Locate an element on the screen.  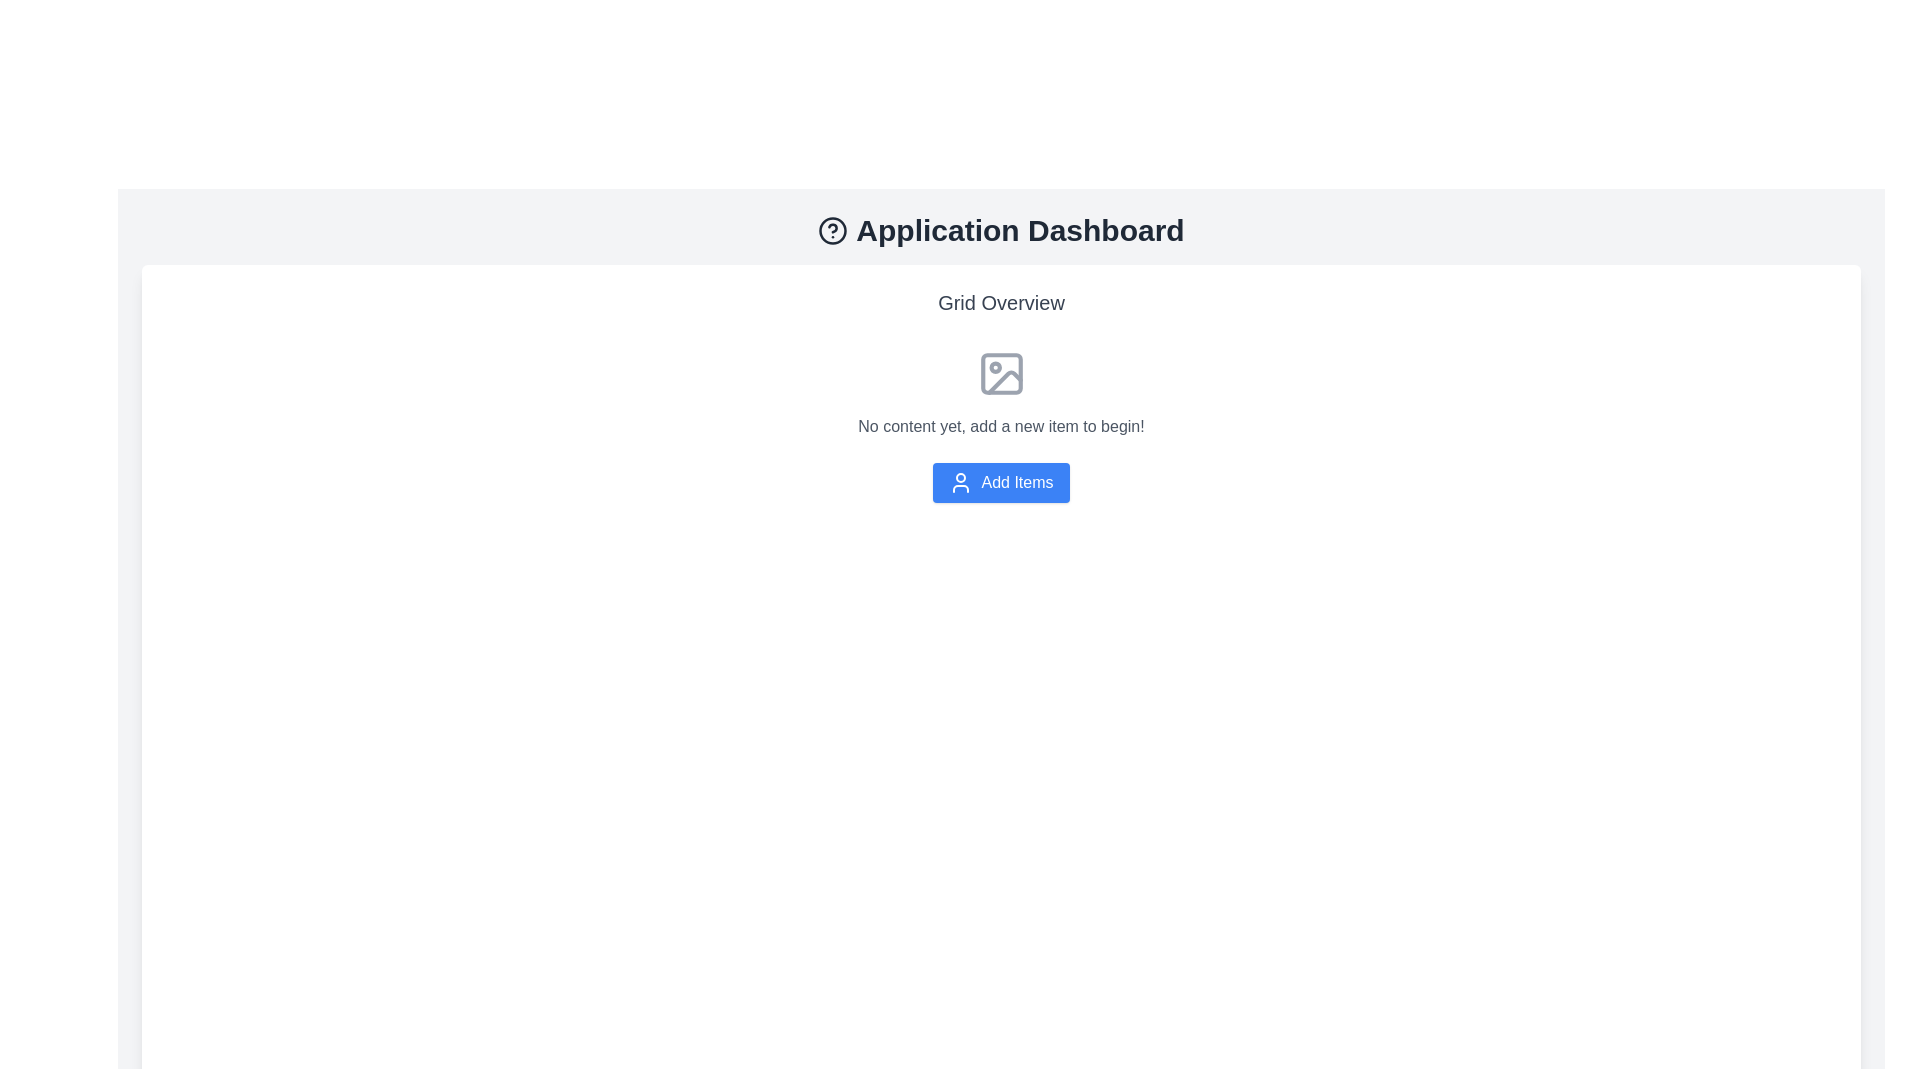
the circular user profile icon with a white outline and solid blue background, located within the 'Add Items' button is located at coordinates (961, 482).